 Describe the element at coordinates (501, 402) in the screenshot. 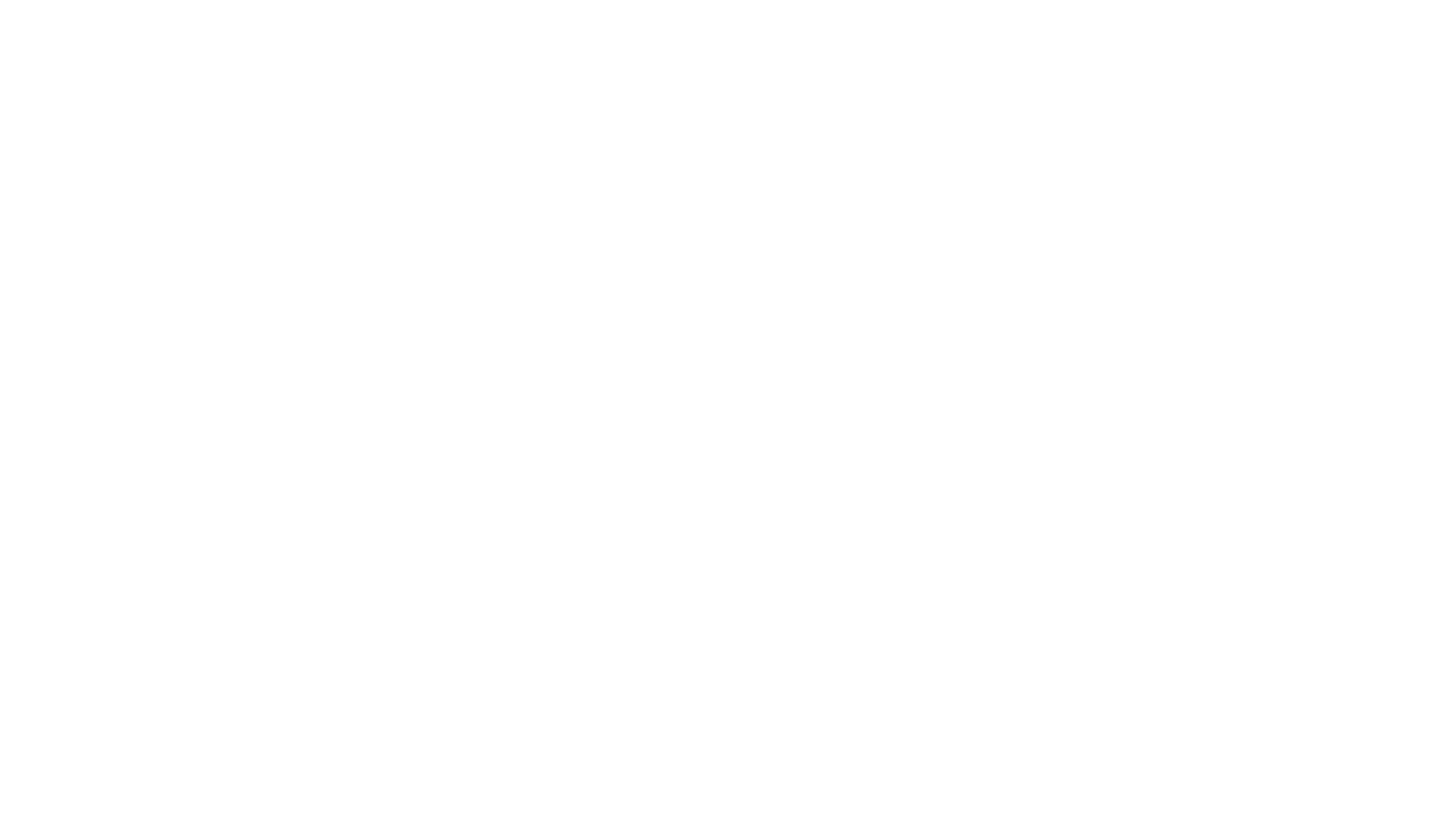

I see `'And besides, certain players aren’t necessarily guaranteed to be in Foxborough beyond November. Patience, young padawans.'` at that location.